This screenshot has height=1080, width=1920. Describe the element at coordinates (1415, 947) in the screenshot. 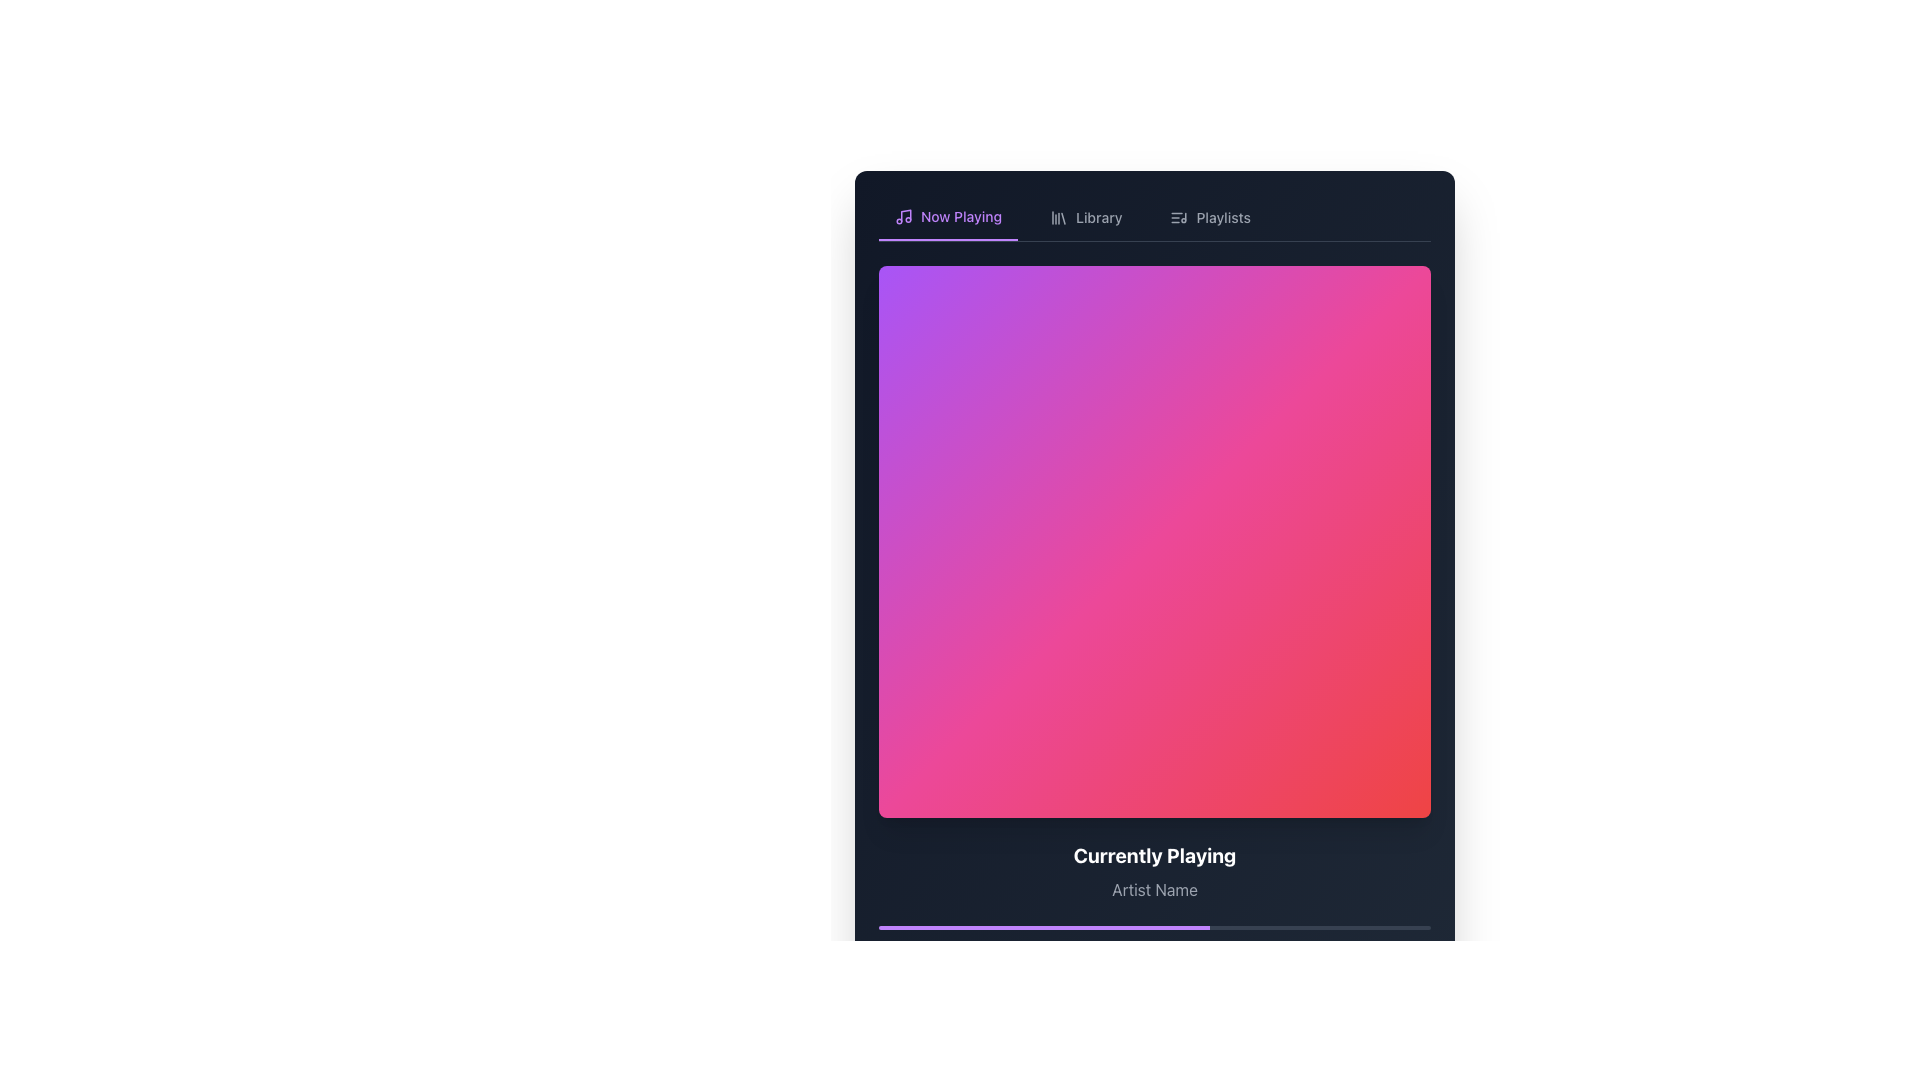

I see `the text label displaying '3:45', which is styled in gray and positioned on the right side of a horizontal timing bar indicating the end time of a duration` at that location.